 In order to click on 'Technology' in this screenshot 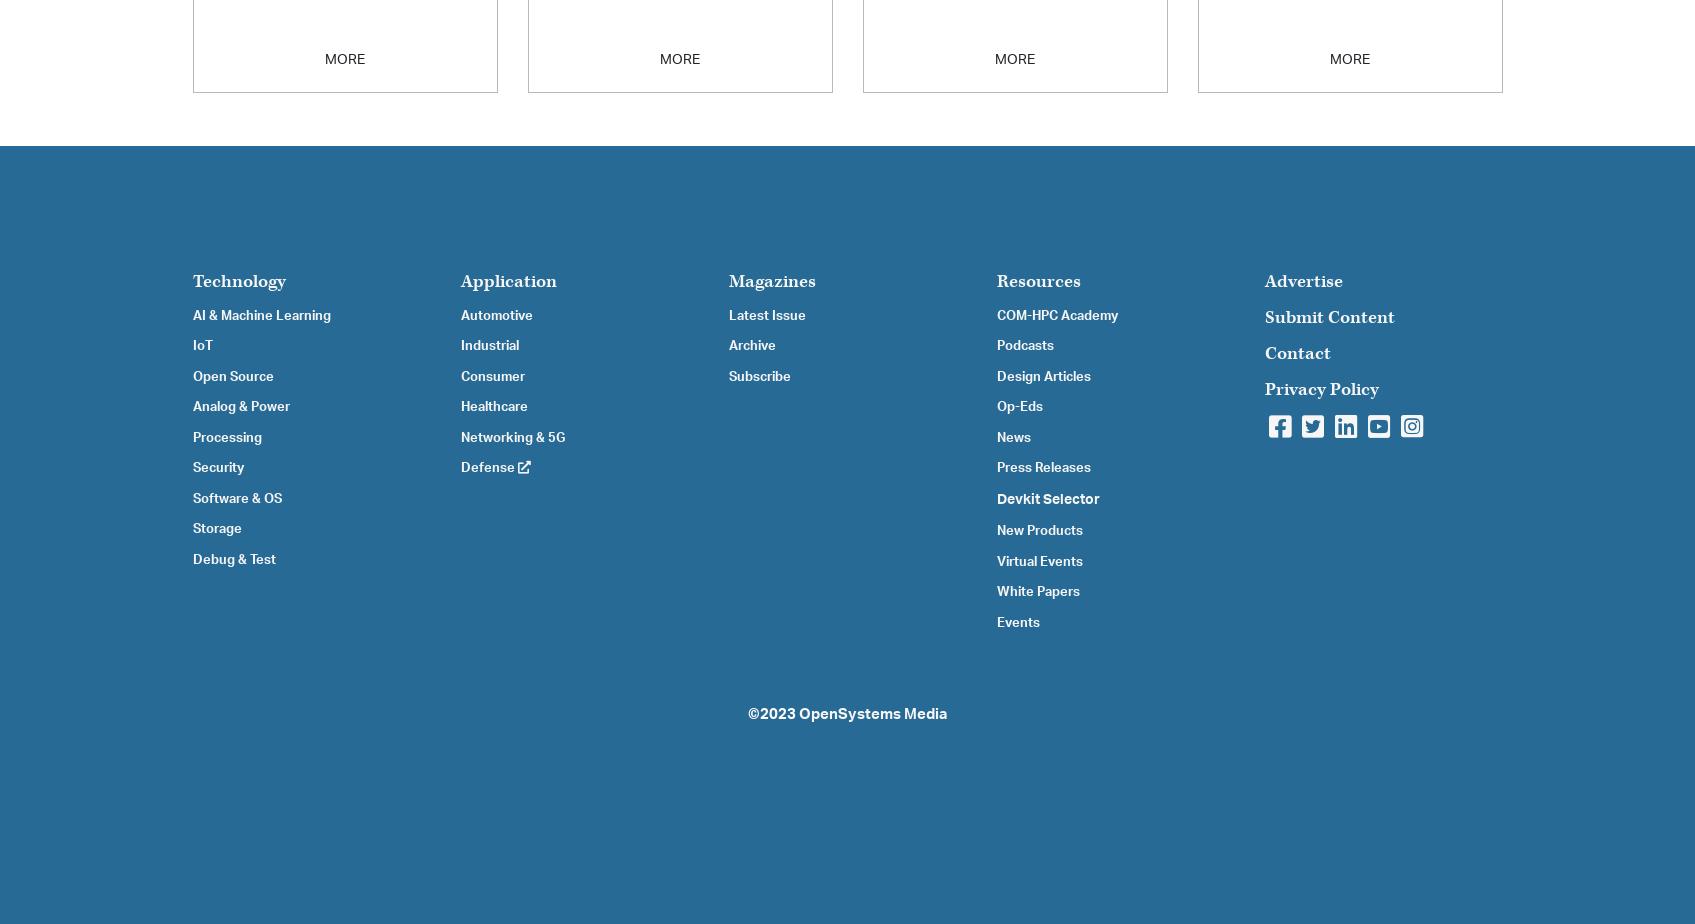, I will do `click(237, 280)`.